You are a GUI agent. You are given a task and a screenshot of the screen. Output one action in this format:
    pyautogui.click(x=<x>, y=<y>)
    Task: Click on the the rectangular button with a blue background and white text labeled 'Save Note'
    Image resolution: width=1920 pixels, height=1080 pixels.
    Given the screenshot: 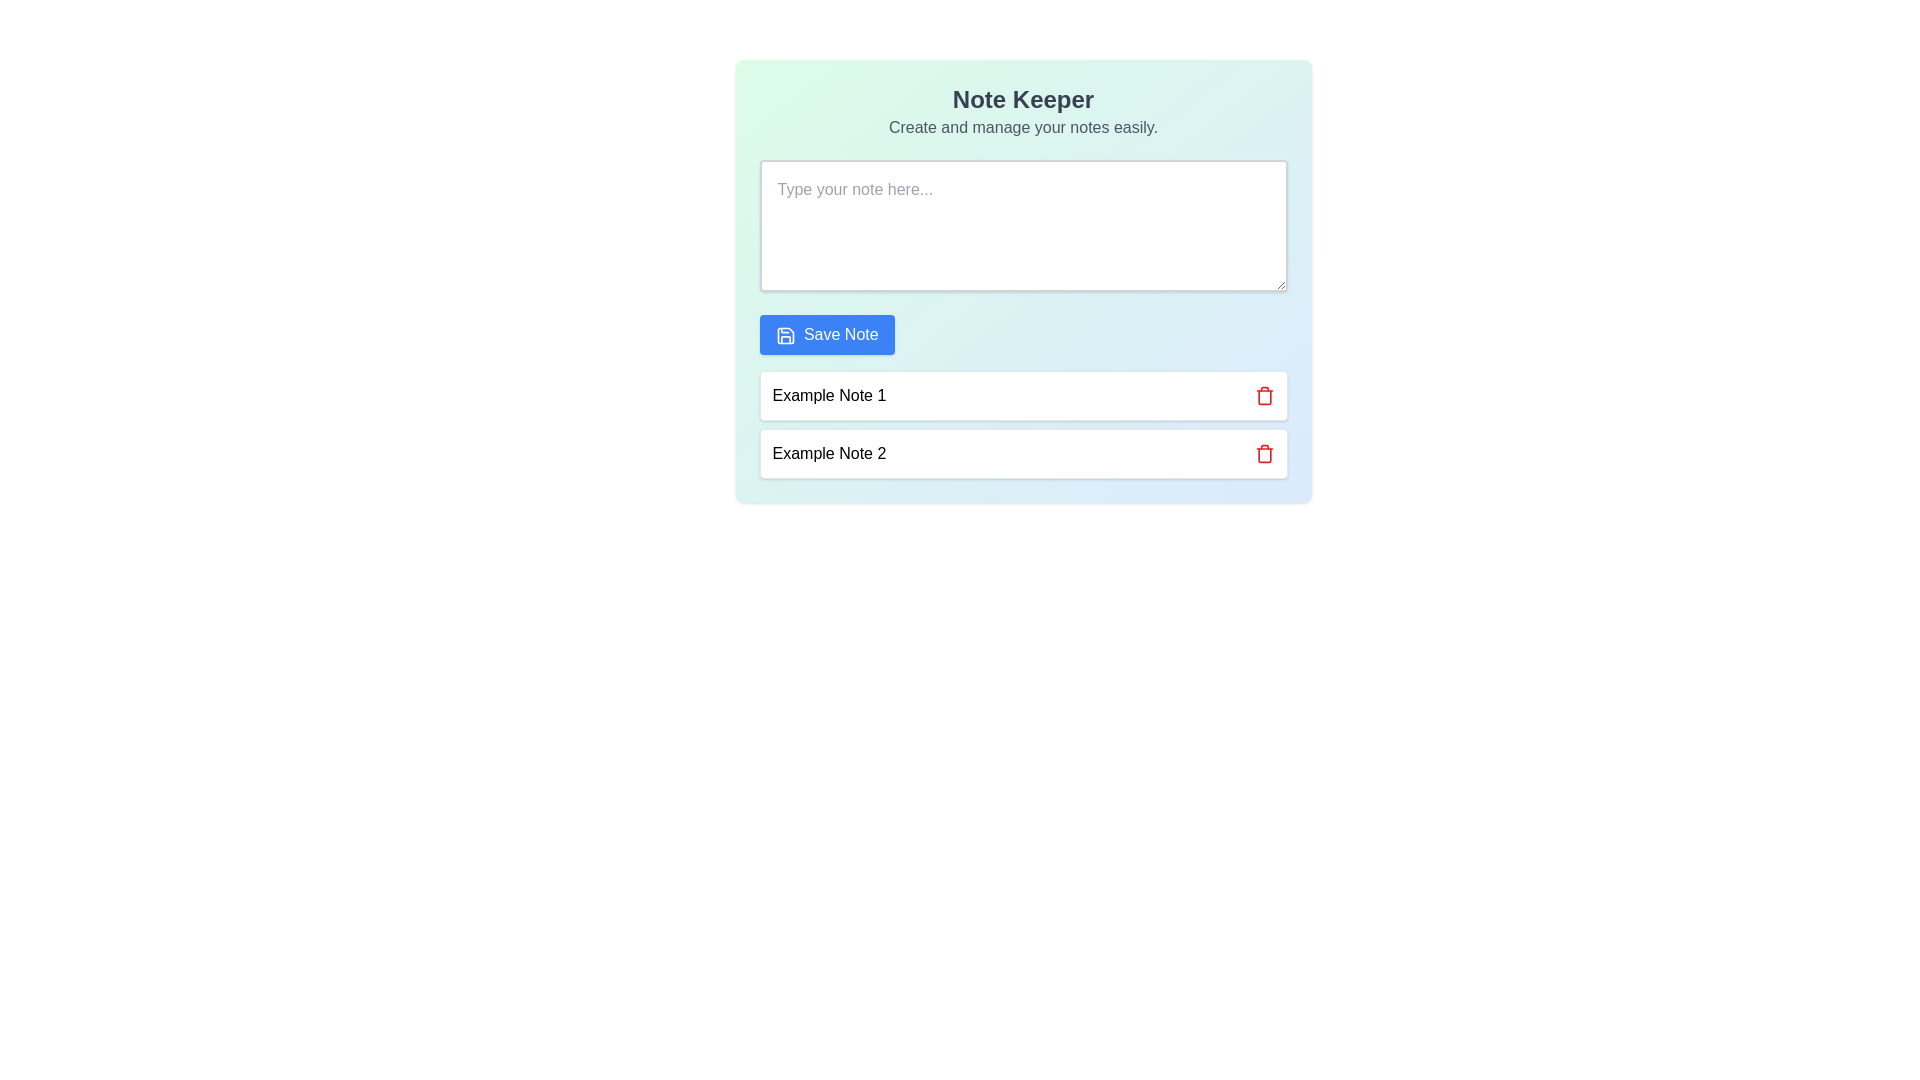 What is the action you would take?
    pyautogui.click(x=827, y=334)
    